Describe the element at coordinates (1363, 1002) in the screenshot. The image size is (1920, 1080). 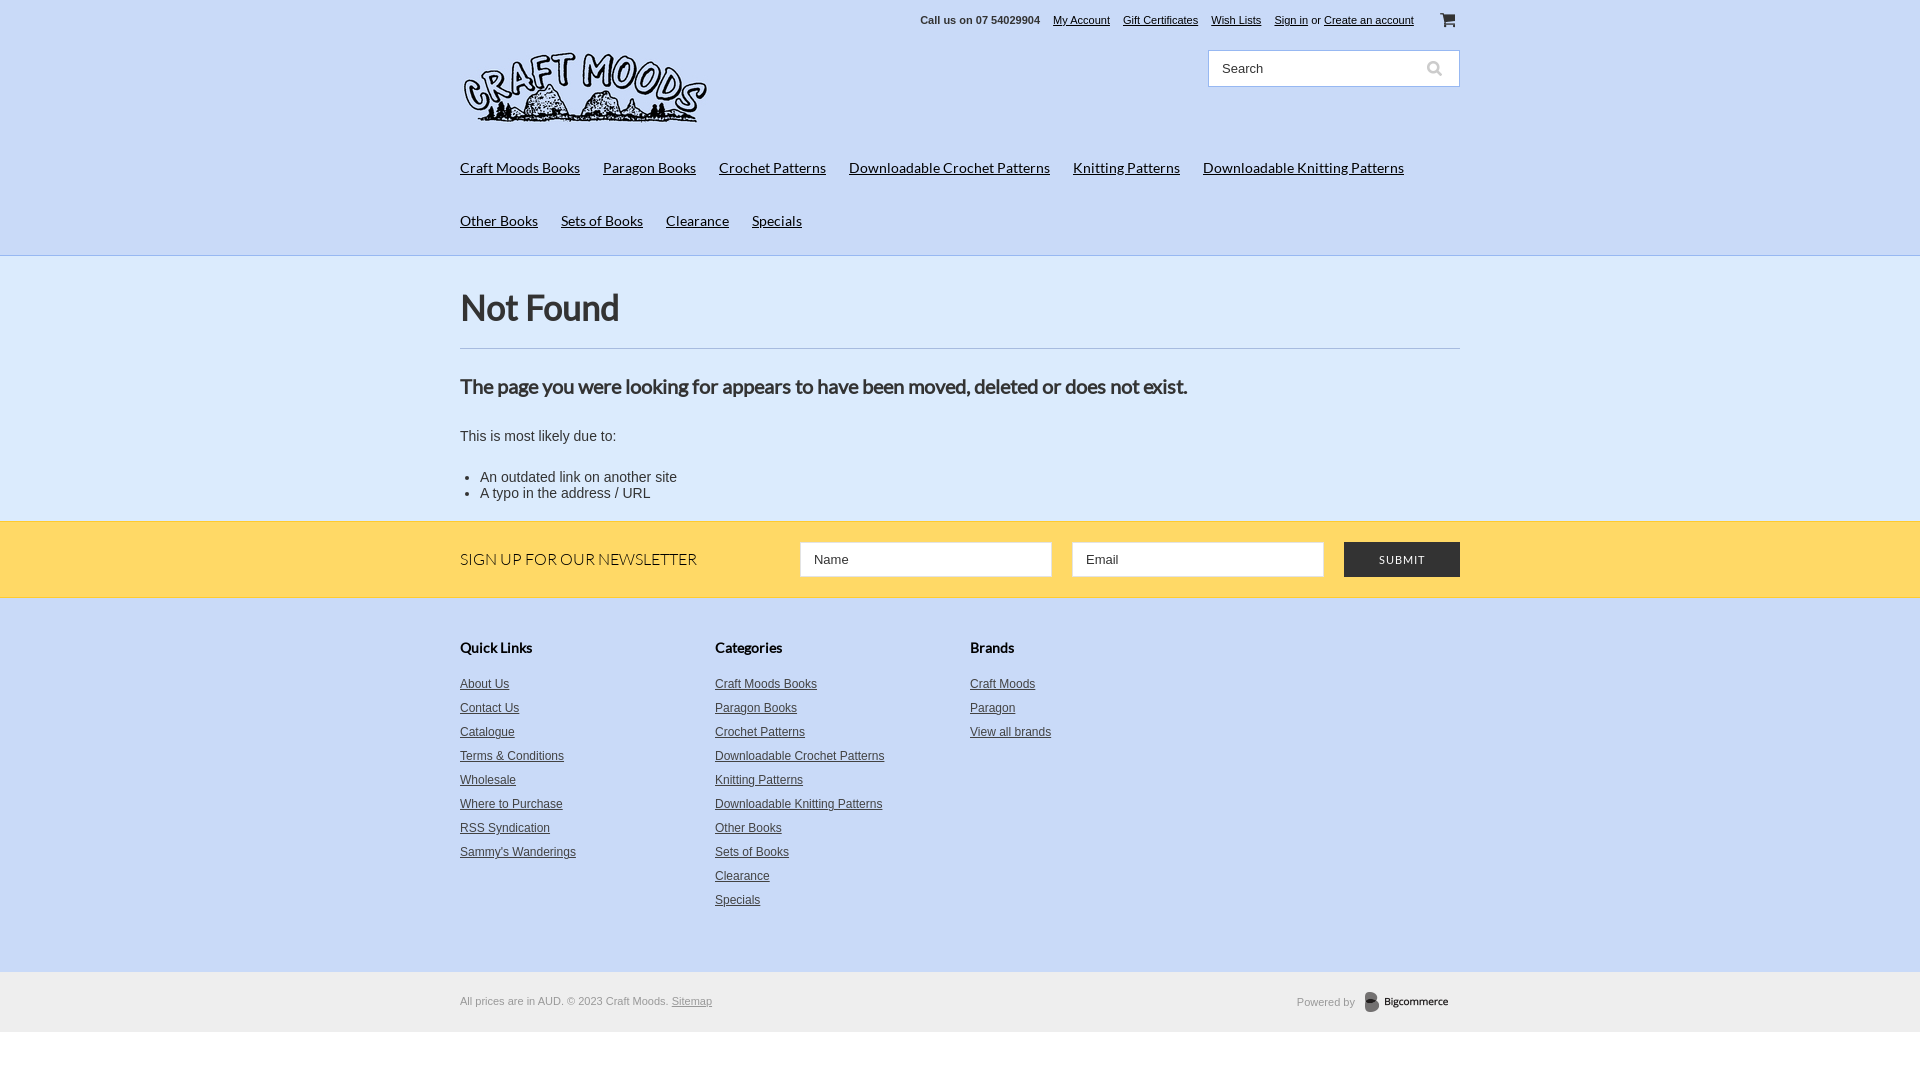
I see `'Bigcommerce'` at that location.